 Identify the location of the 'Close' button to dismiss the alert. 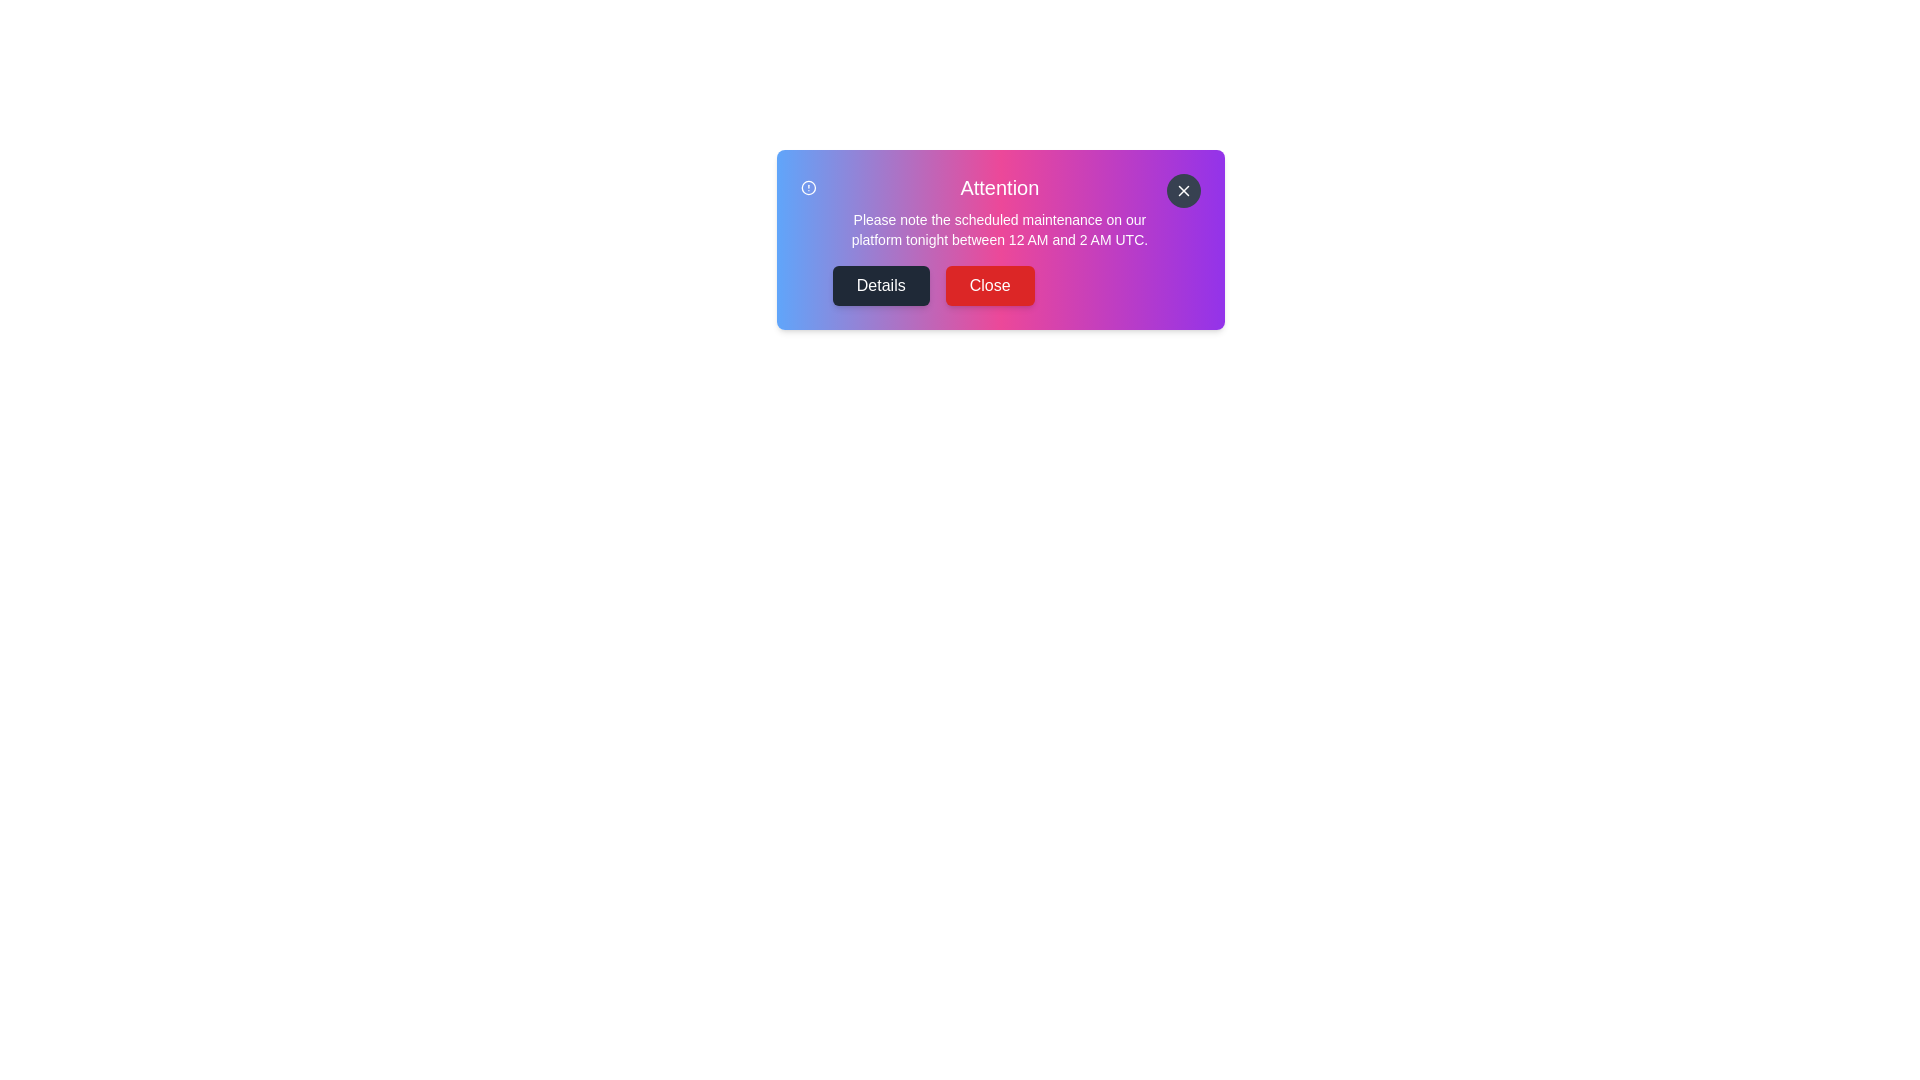
(989, 285).